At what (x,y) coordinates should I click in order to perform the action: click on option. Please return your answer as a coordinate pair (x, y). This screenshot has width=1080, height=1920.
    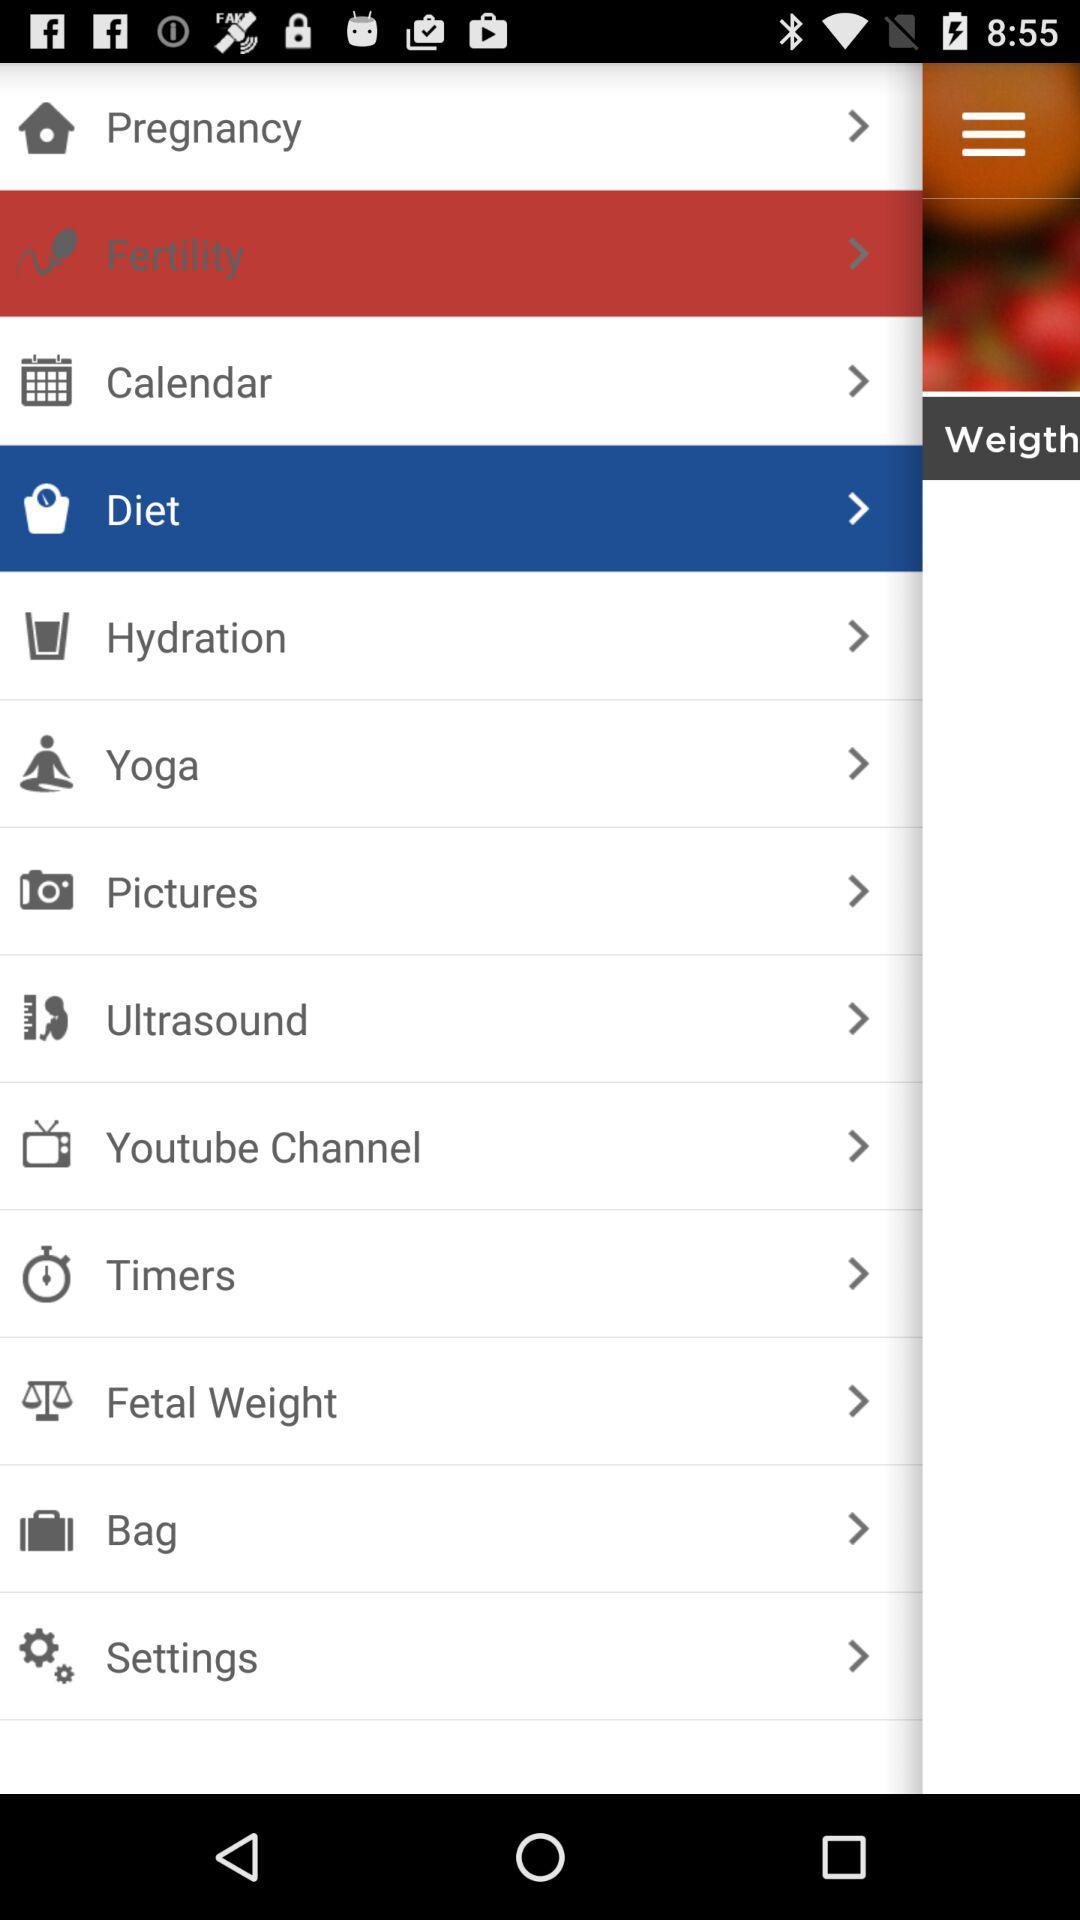
    Looking at the image, I should click on (993, 133).